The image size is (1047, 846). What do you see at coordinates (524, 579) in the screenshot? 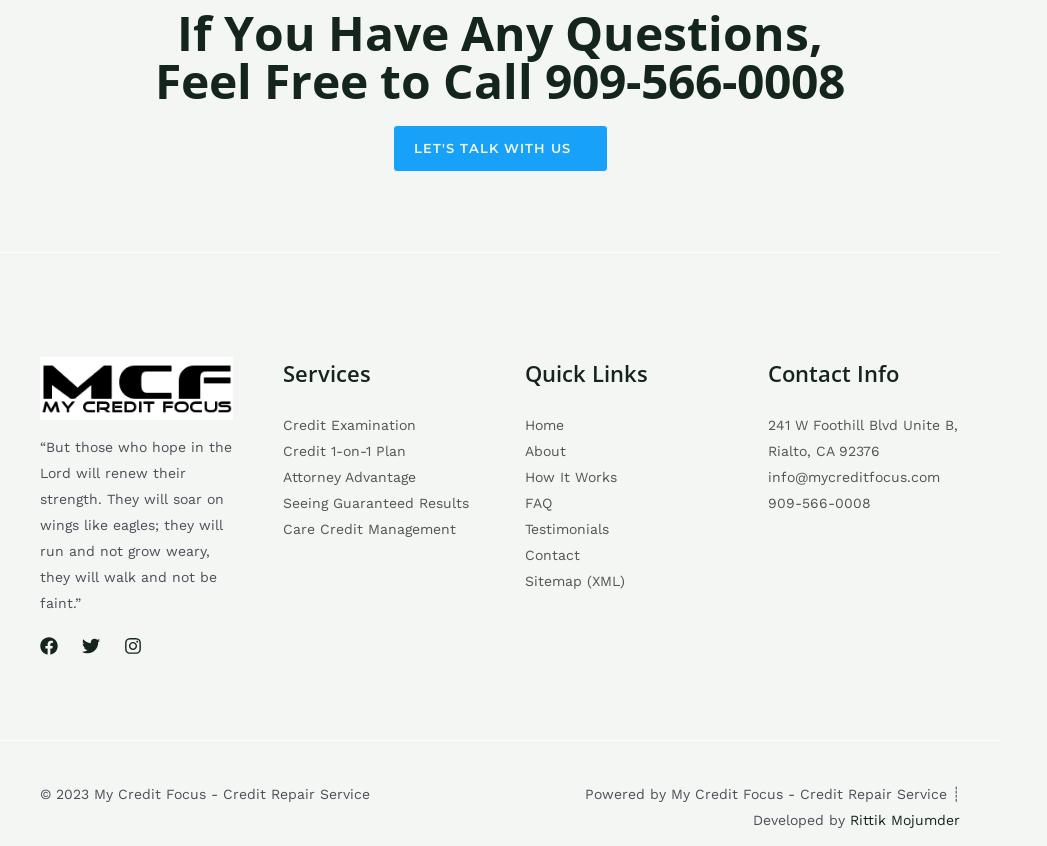
I see `'Sitemap (XML)'` at bounding box center [524, 579].